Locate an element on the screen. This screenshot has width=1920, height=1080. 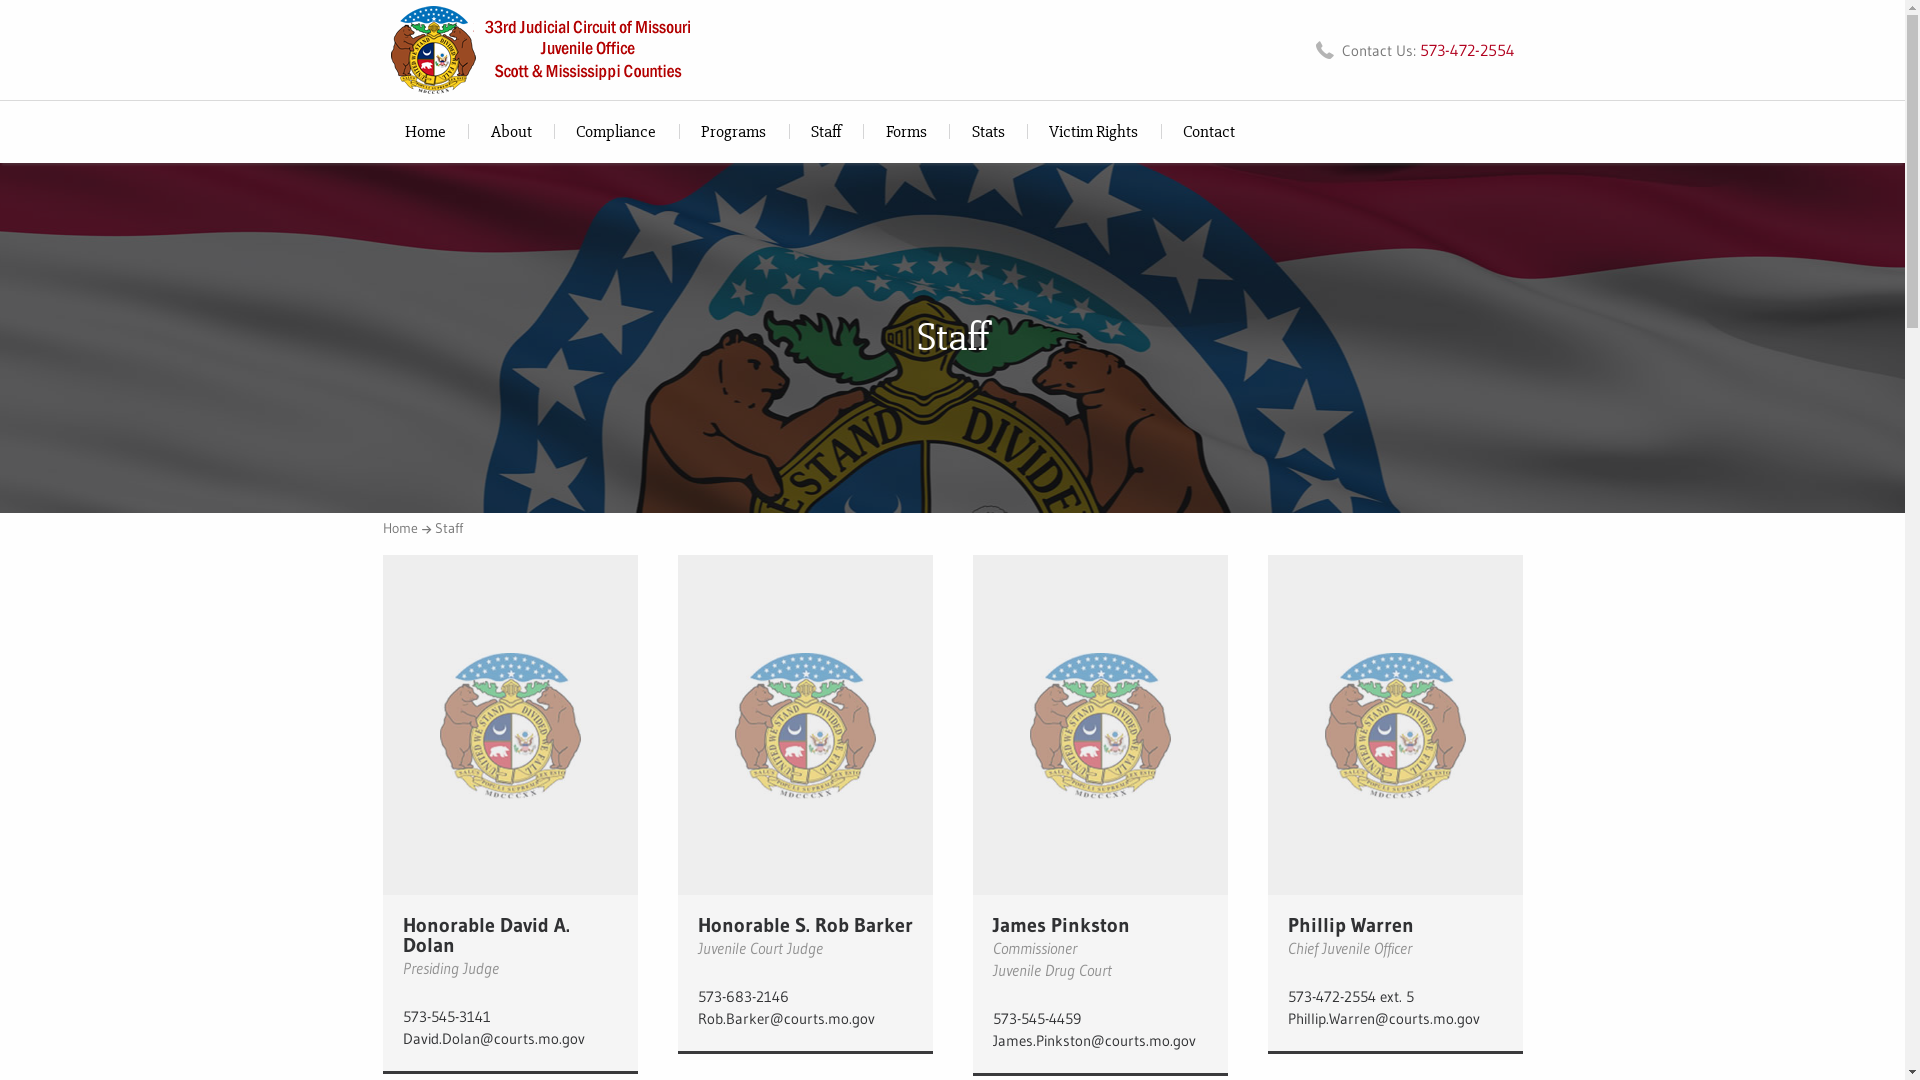
'573-472-2554' is located at coordinates (1467, 49).